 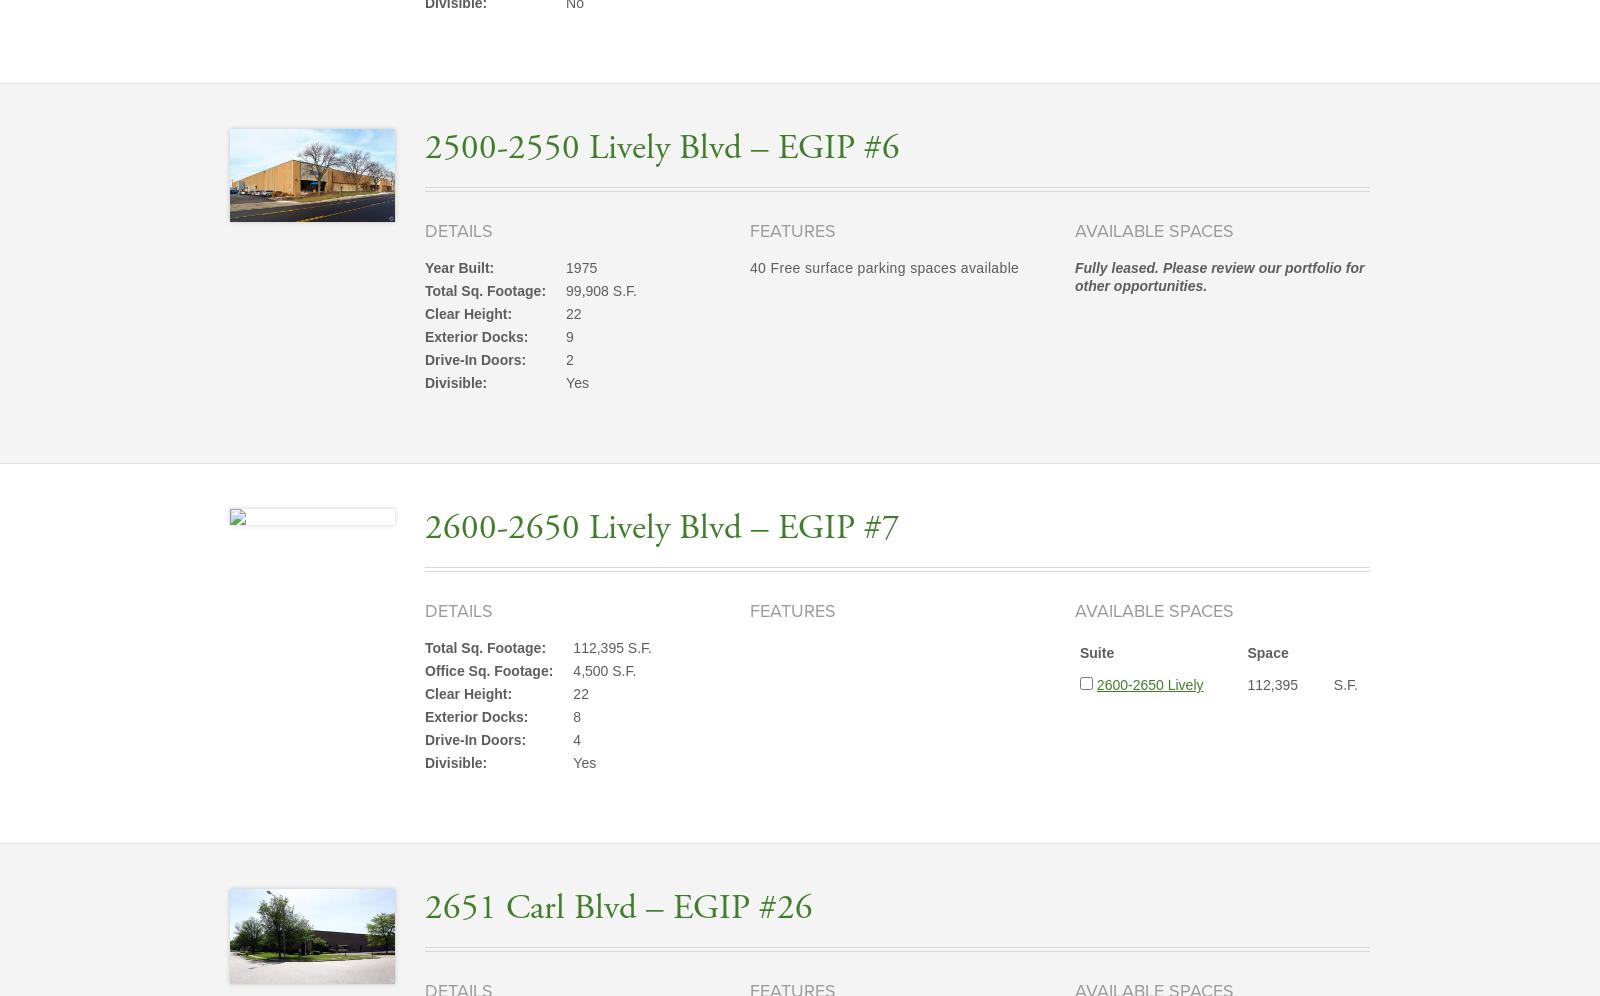 What do you see at coordinates (748, 268) in the screenshot?
I see `'40 Free surface parking spaces available'` at bounding box center [748, 268].